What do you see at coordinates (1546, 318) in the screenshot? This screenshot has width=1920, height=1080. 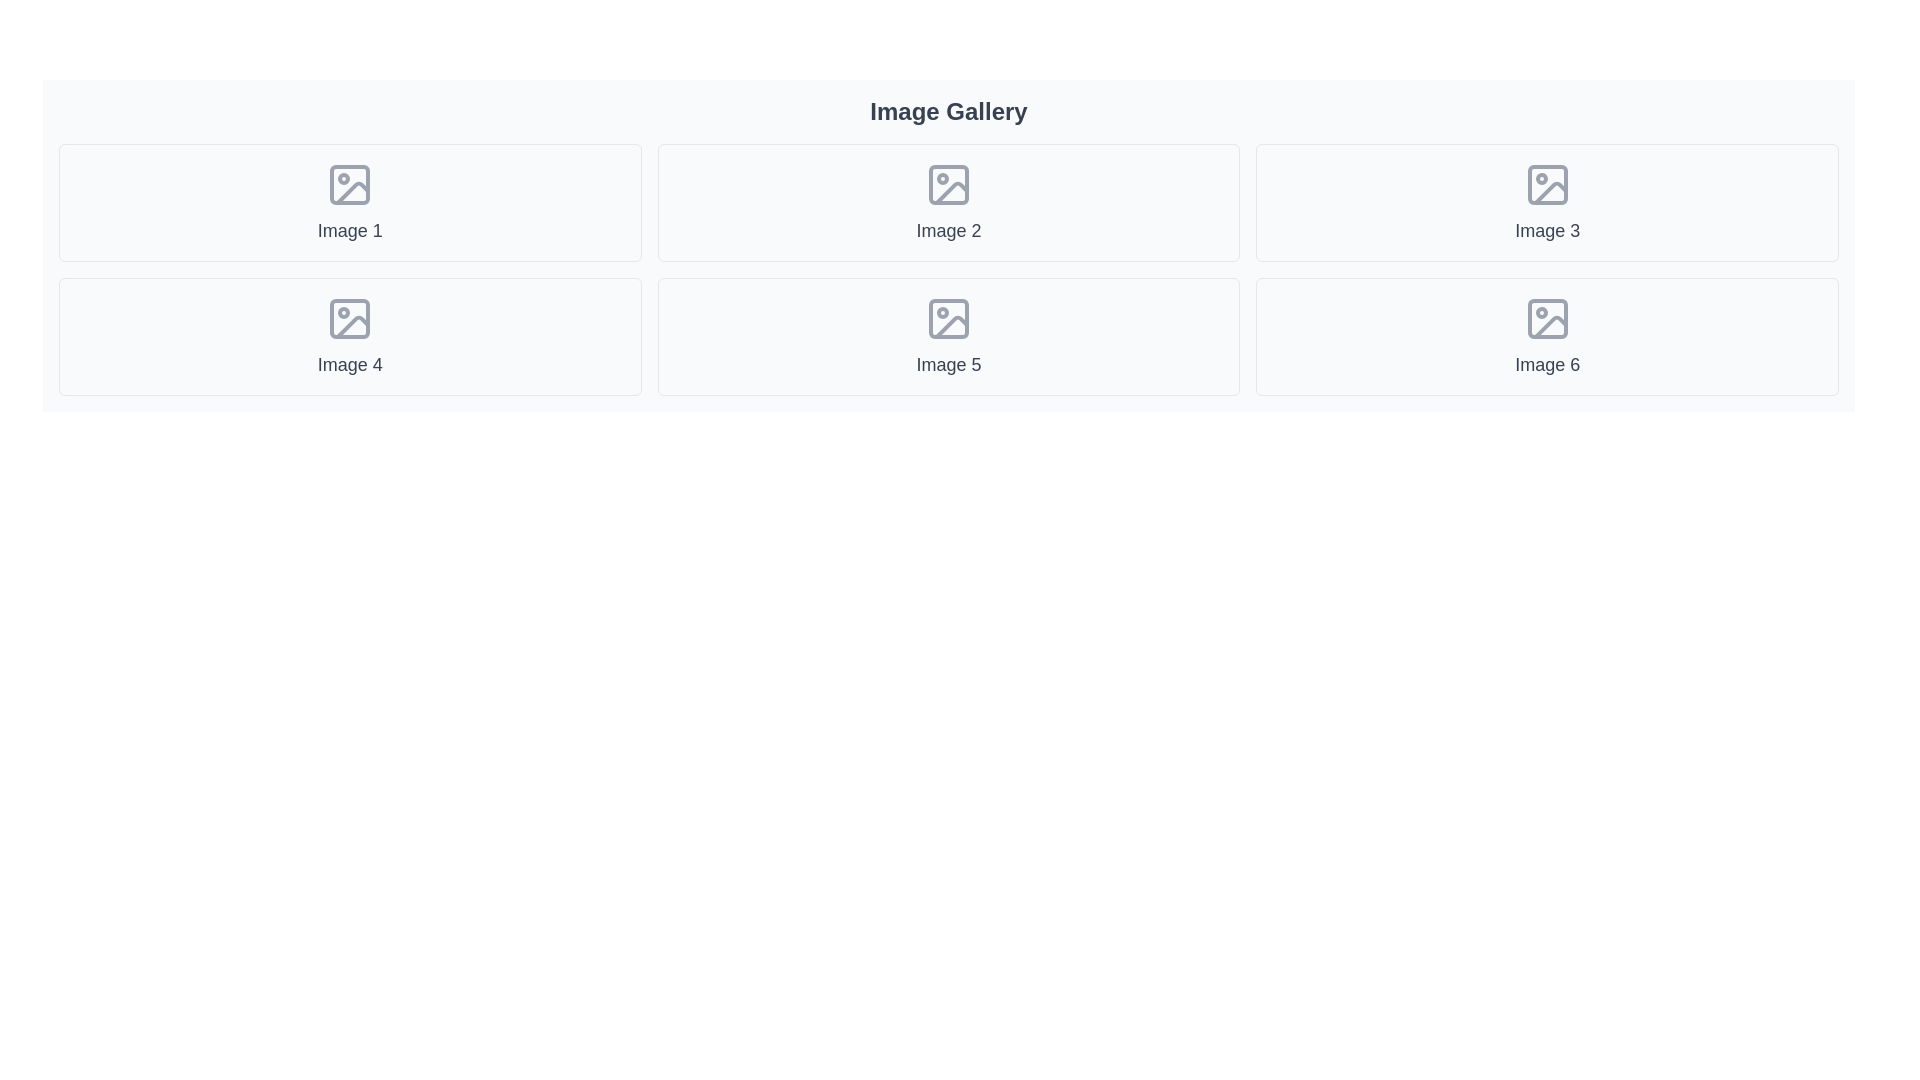 I see `the rectangular SVG shape with rounded corners in the bottom-right corner of the grid labeled 'Image 6' in the image gallery` at bounding box center [1546, 318].